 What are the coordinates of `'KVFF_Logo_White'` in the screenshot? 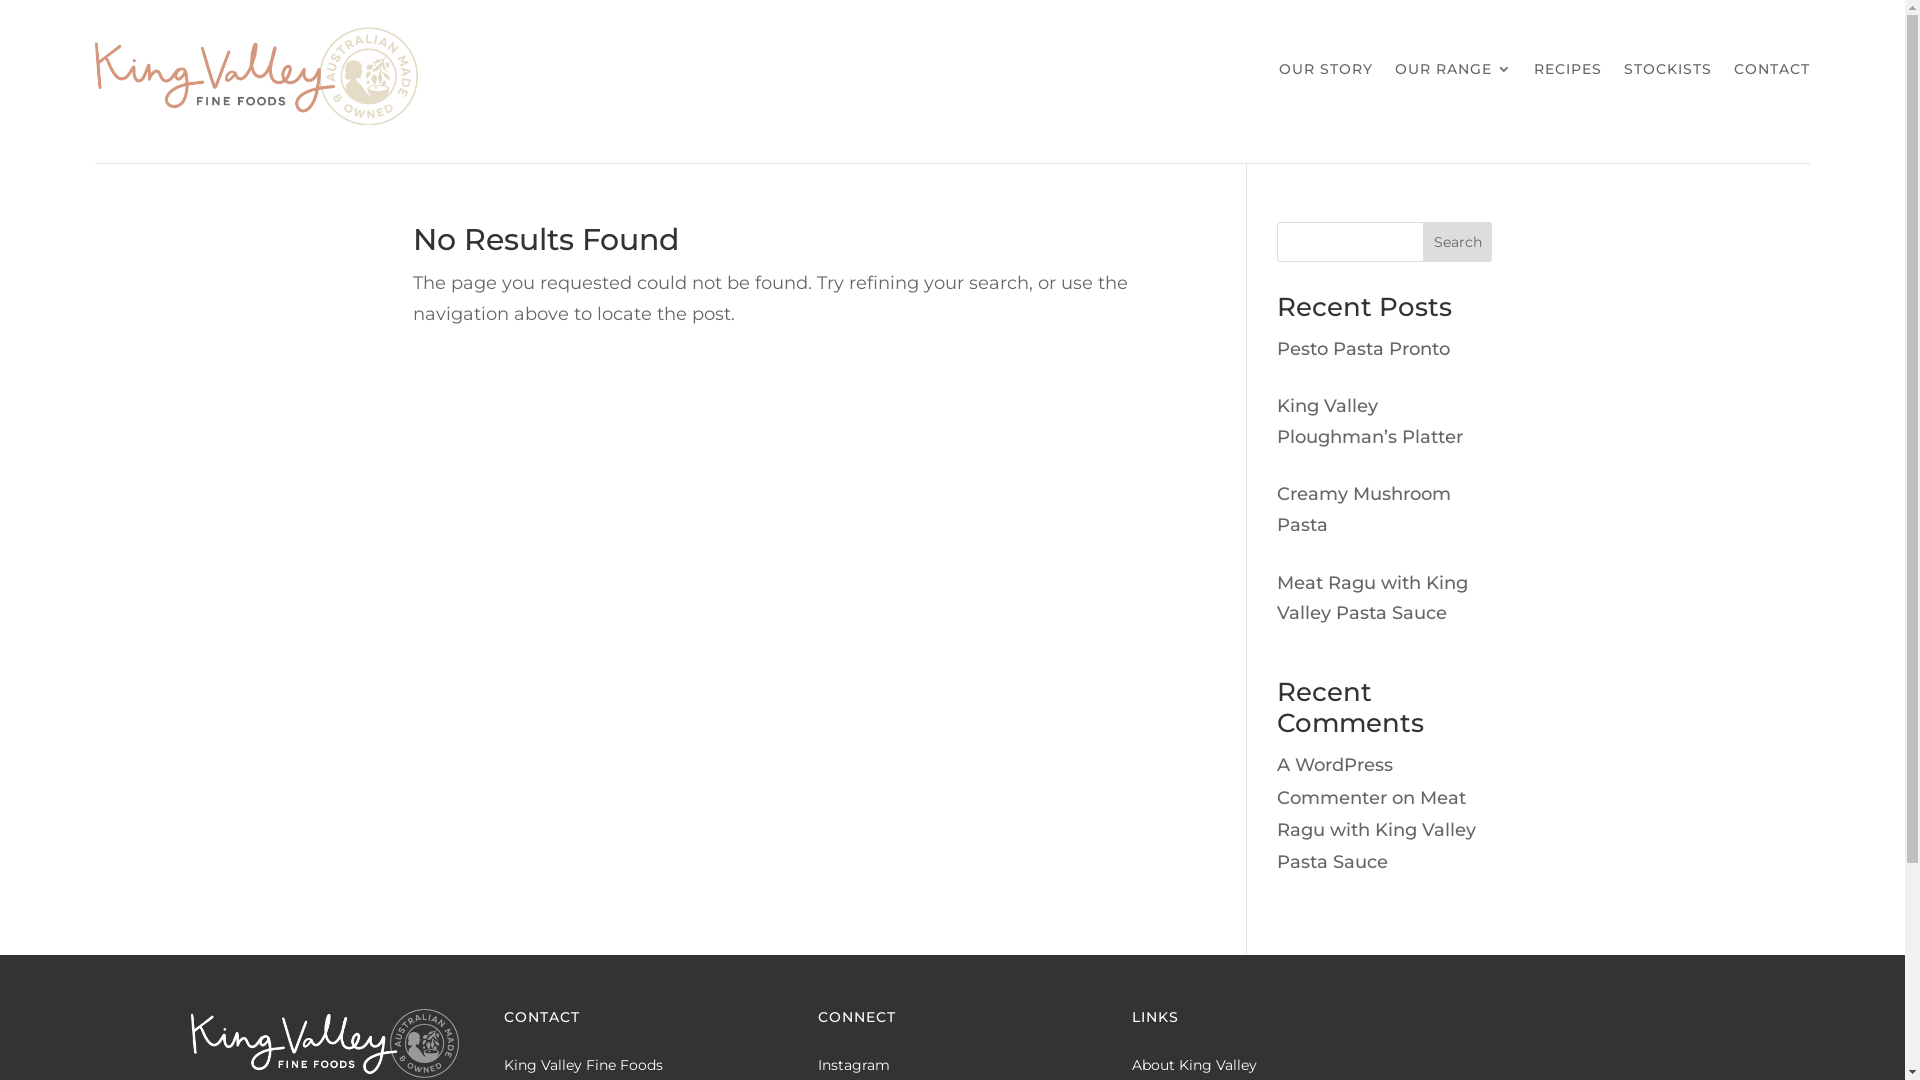 It's located at (324, 1042).